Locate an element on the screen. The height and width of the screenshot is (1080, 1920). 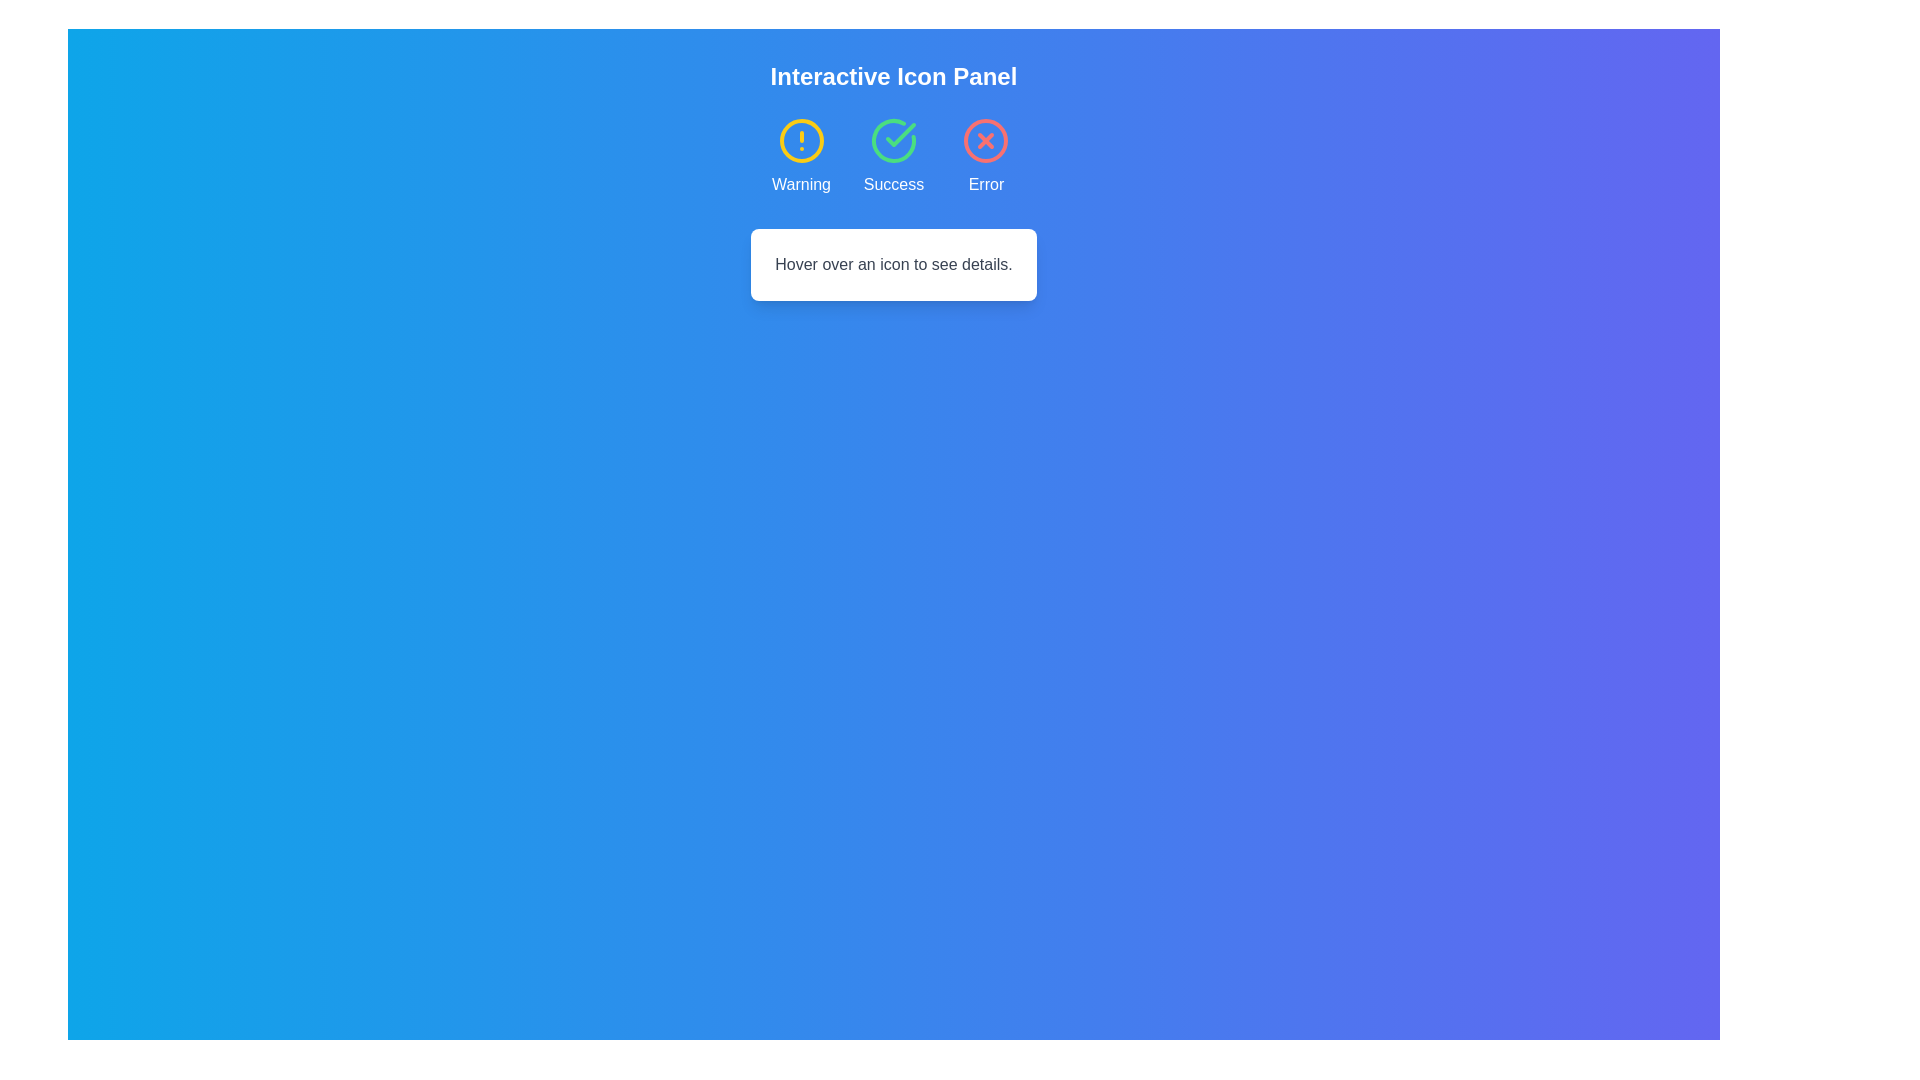
the check mark overlay inside the 'Success' icon, which is part of the graphical representation indicating successful operation completion is located at coordinates (900, 135).